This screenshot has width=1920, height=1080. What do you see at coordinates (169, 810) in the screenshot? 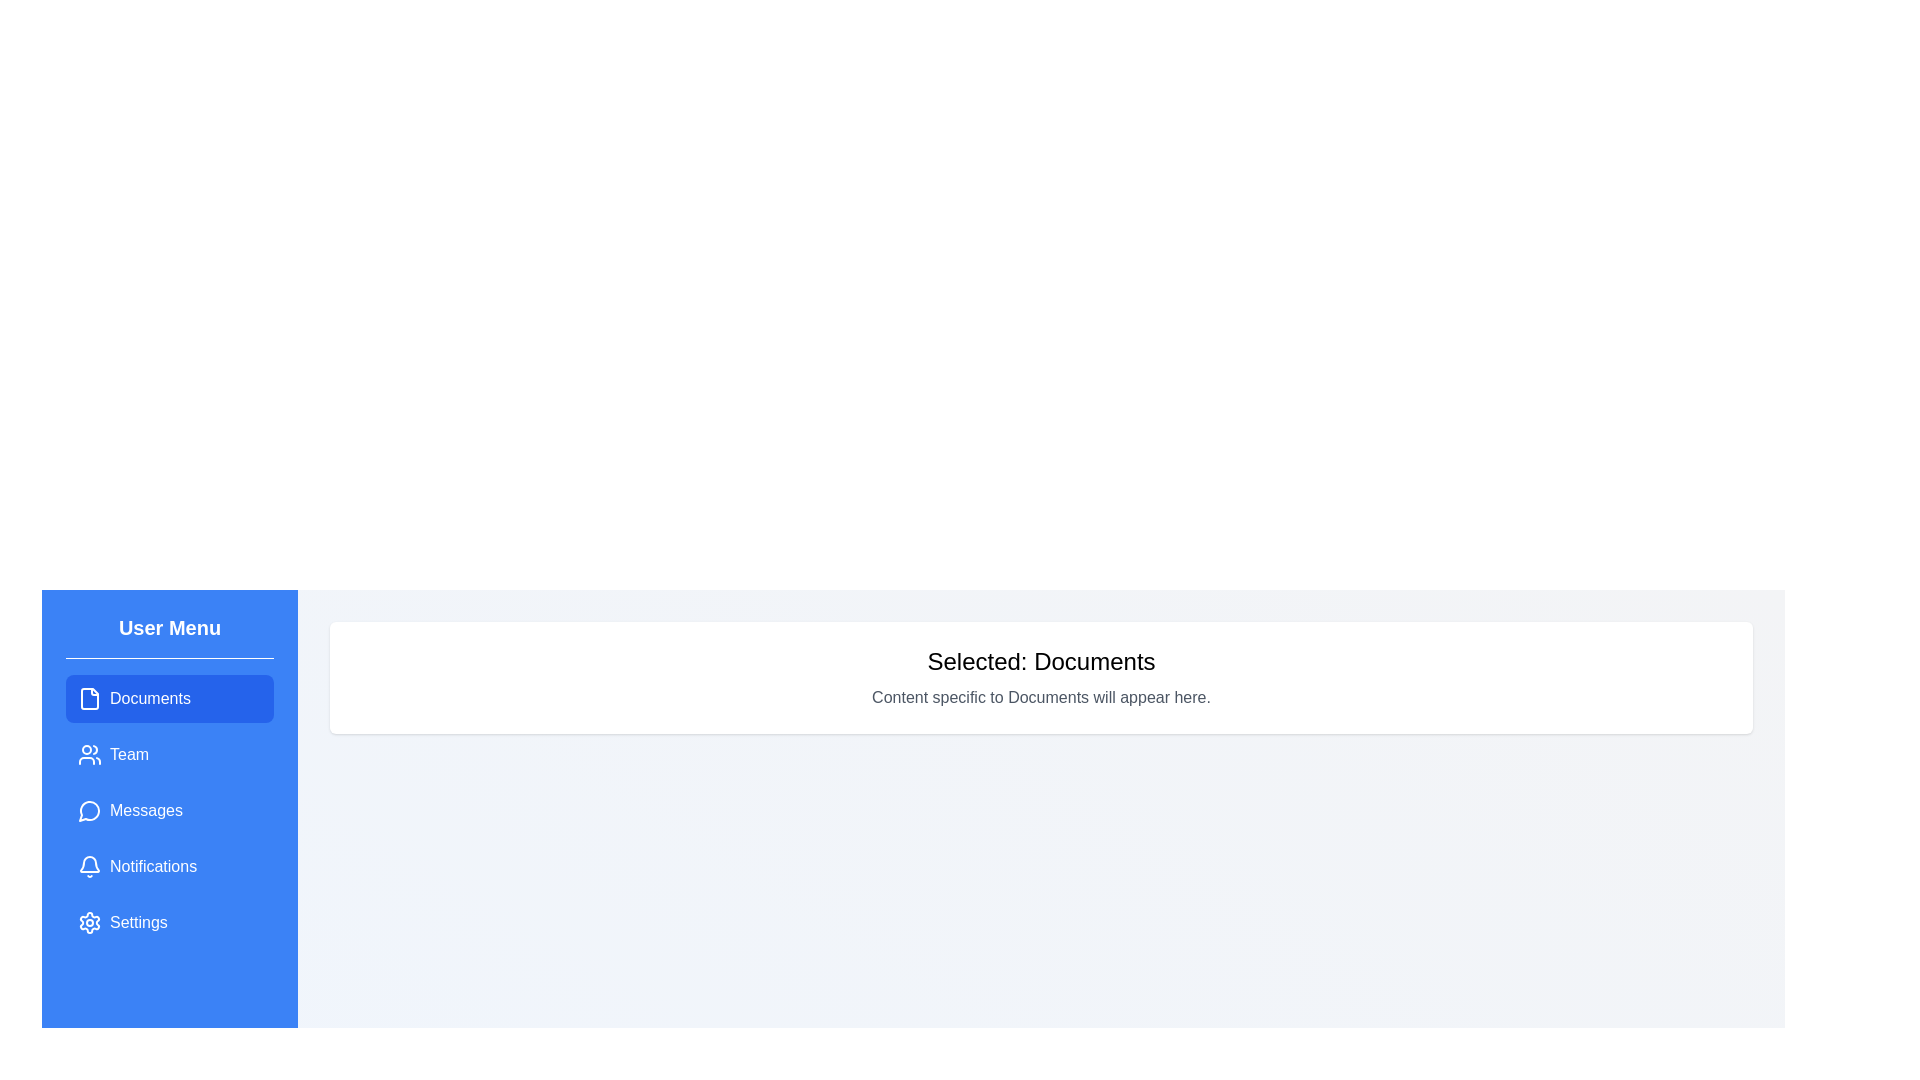
I see `the menu item Messages to change the displayed content` at bounding box center [169, 810].